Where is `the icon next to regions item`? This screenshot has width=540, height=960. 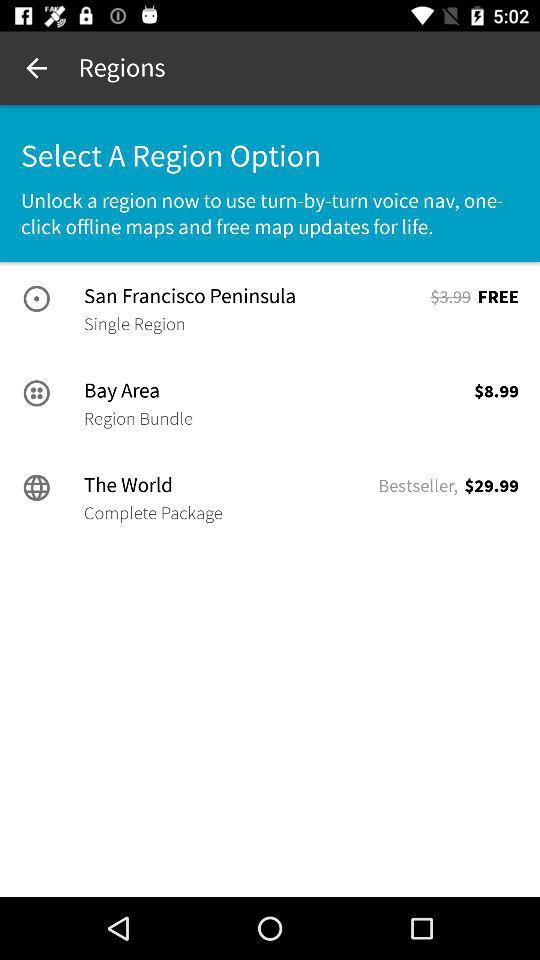 the icon next to regions item is located at coordinates (36, 68).